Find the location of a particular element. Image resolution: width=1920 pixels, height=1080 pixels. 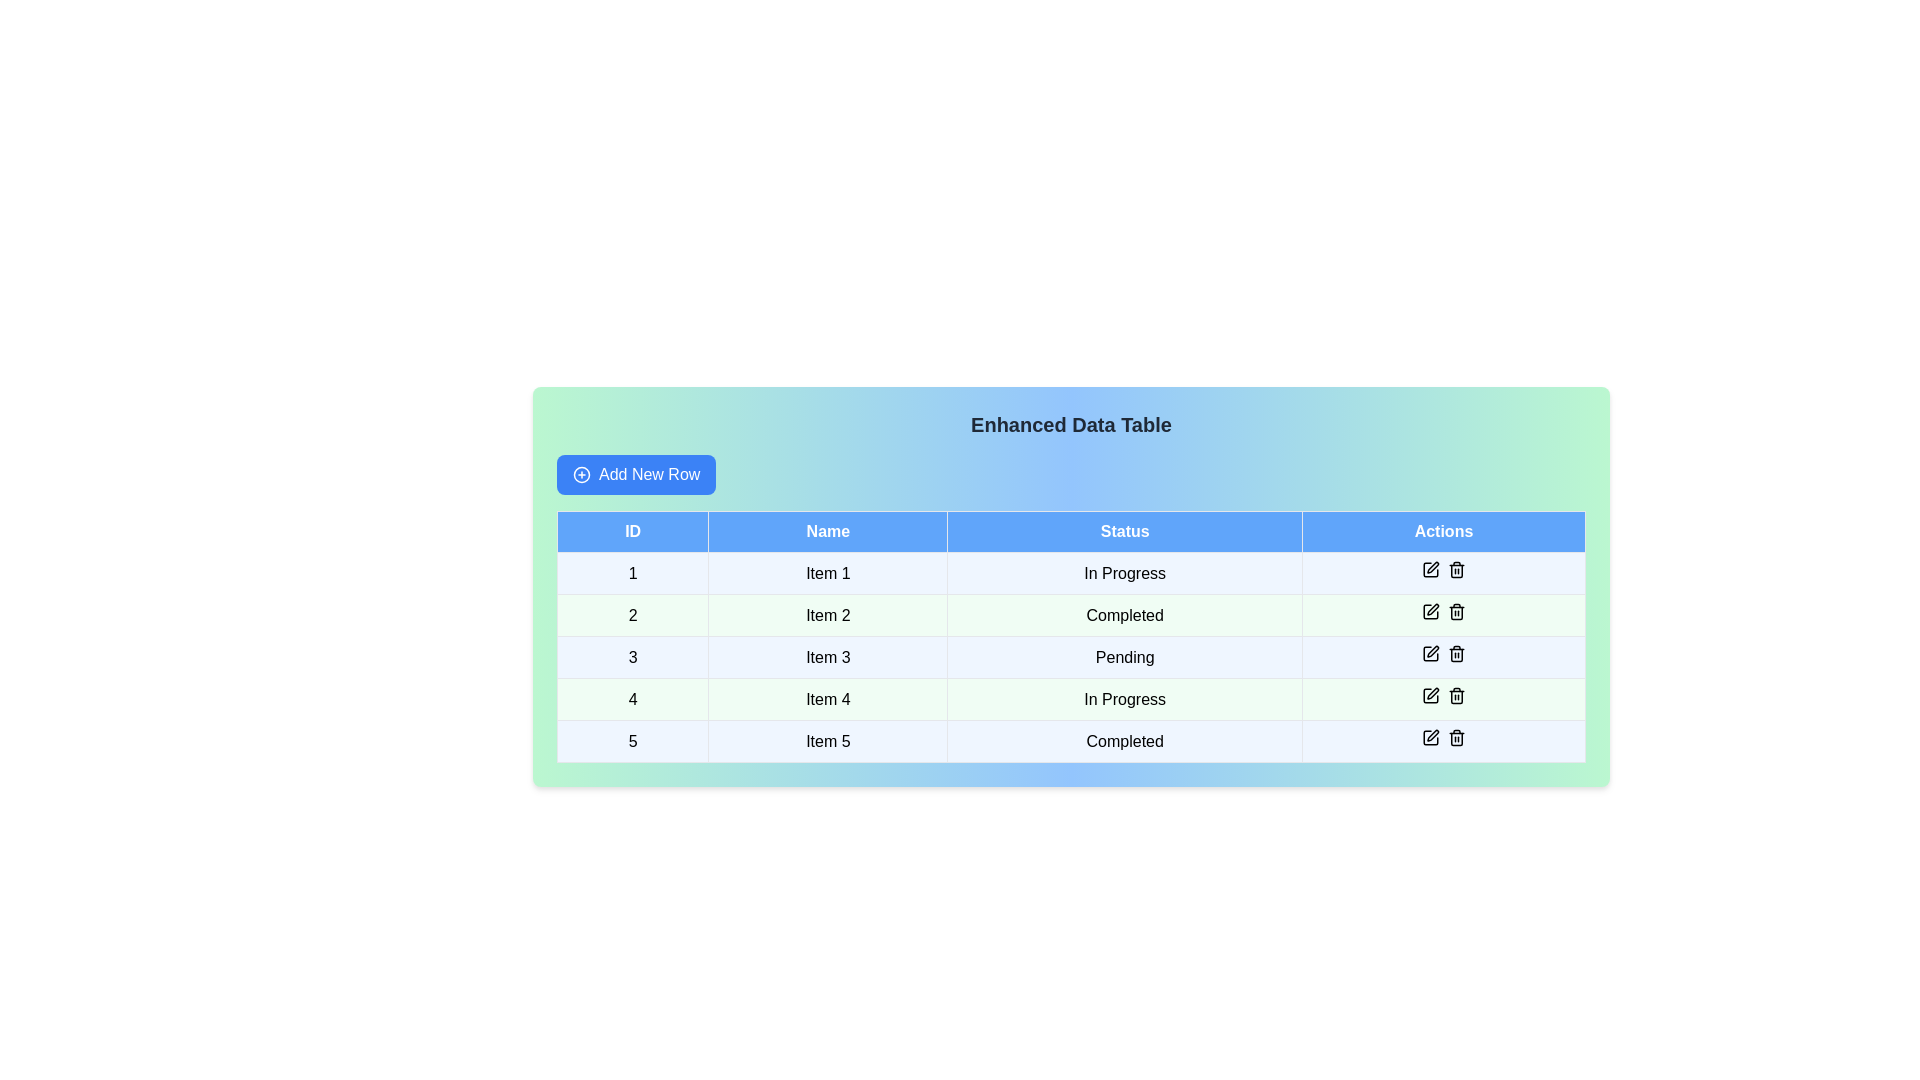

the Text display element that shows 'Completed' in bold, located in the third column of the second row of the table is located at coordinates (1125, 614).